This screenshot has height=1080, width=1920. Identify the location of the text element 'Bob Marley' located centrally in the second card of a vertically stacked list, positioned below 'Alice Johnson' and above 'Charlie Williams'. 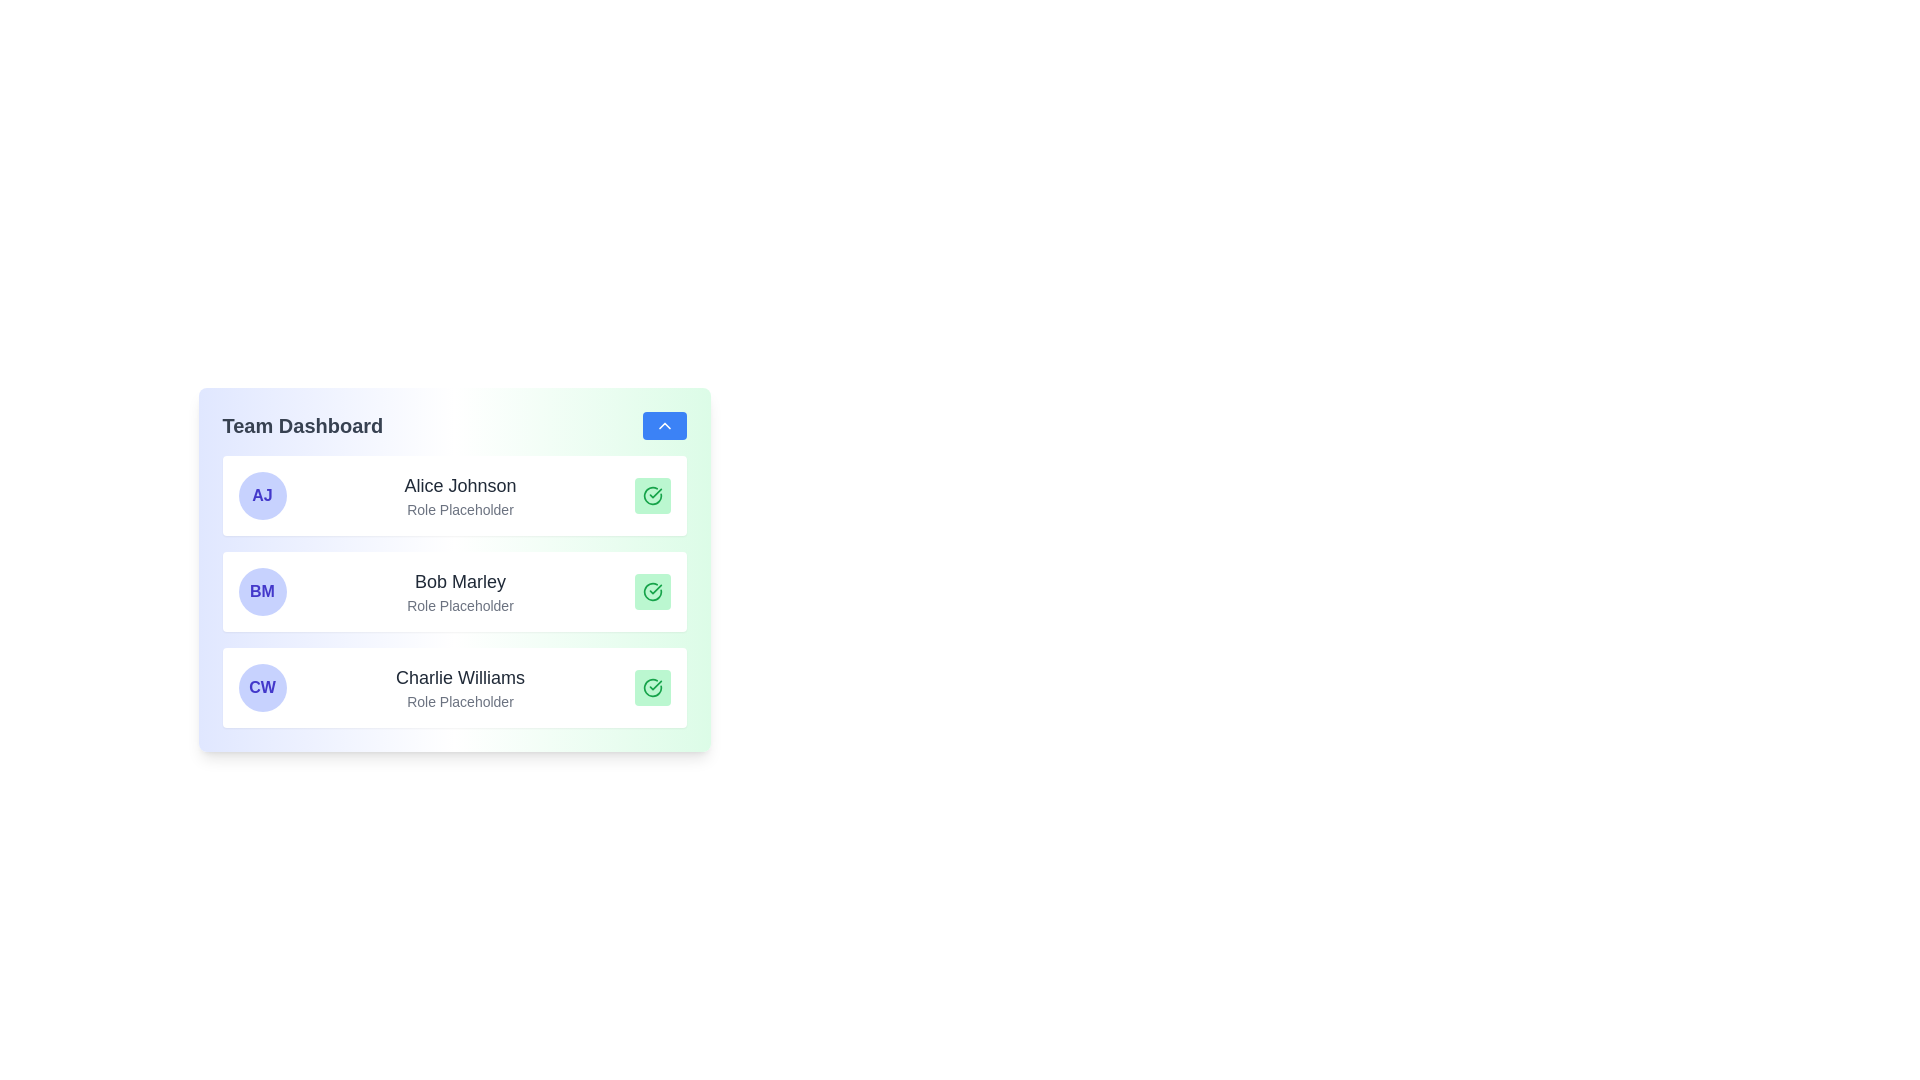
(459, 582).